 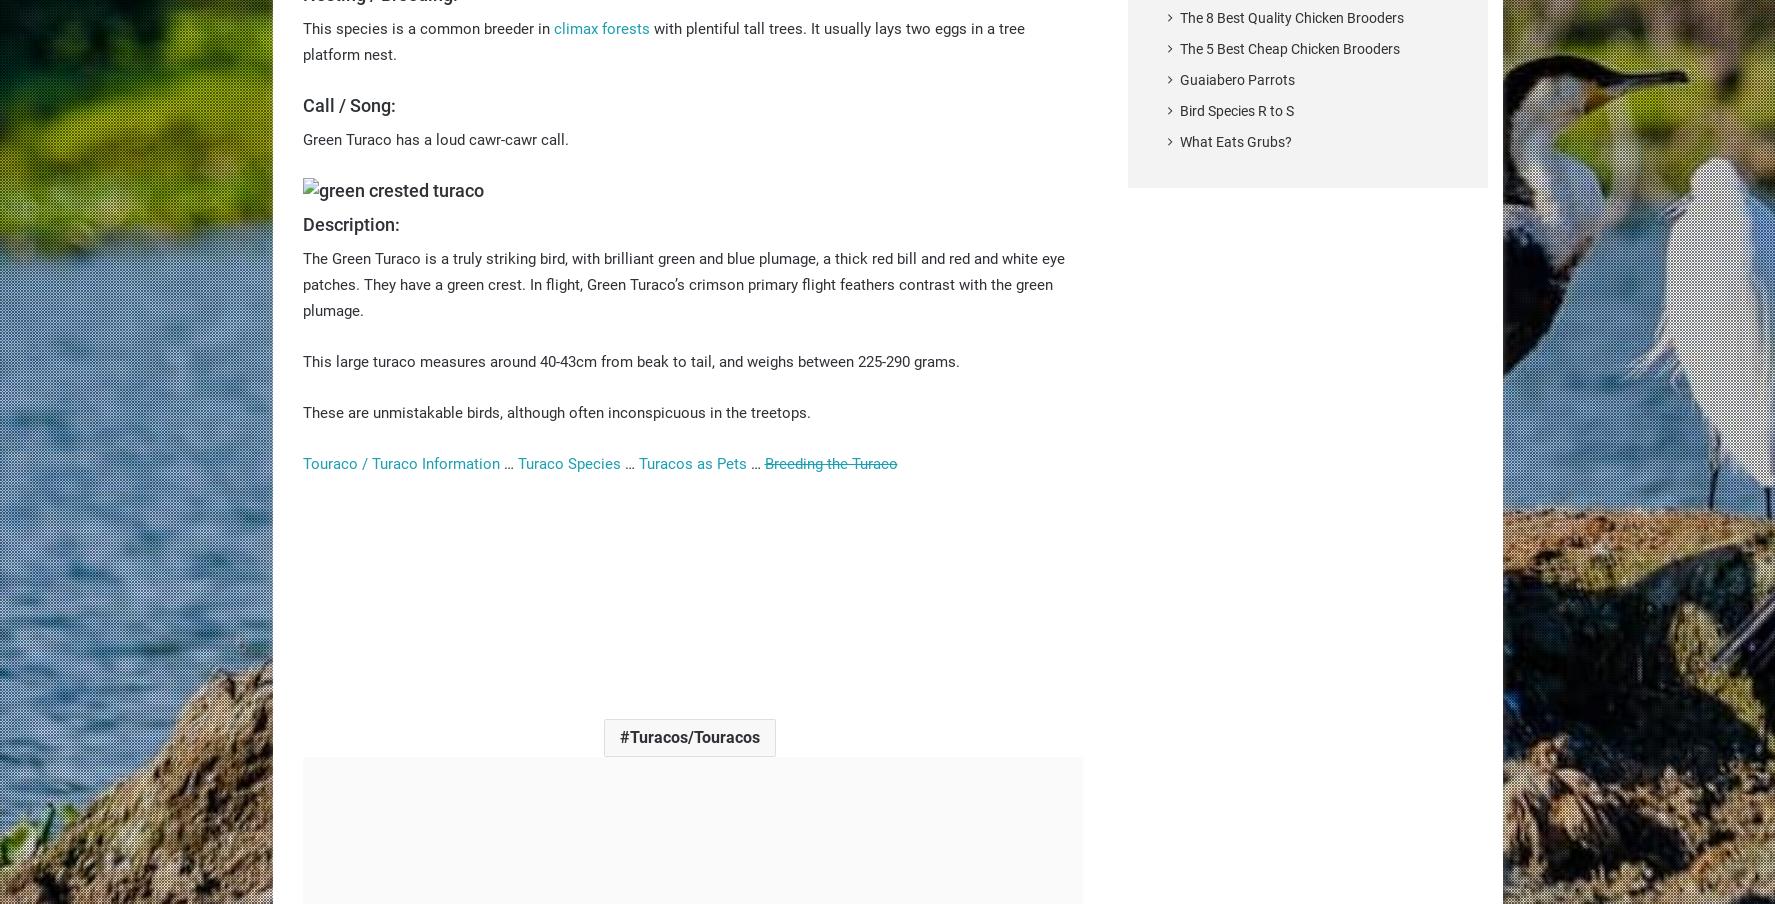 What do you see at coordinates (435, 138) in the screenshot?
I see `'Green Turaco has a loud cawr-cawr call.'` at bounding box center [435, 138].